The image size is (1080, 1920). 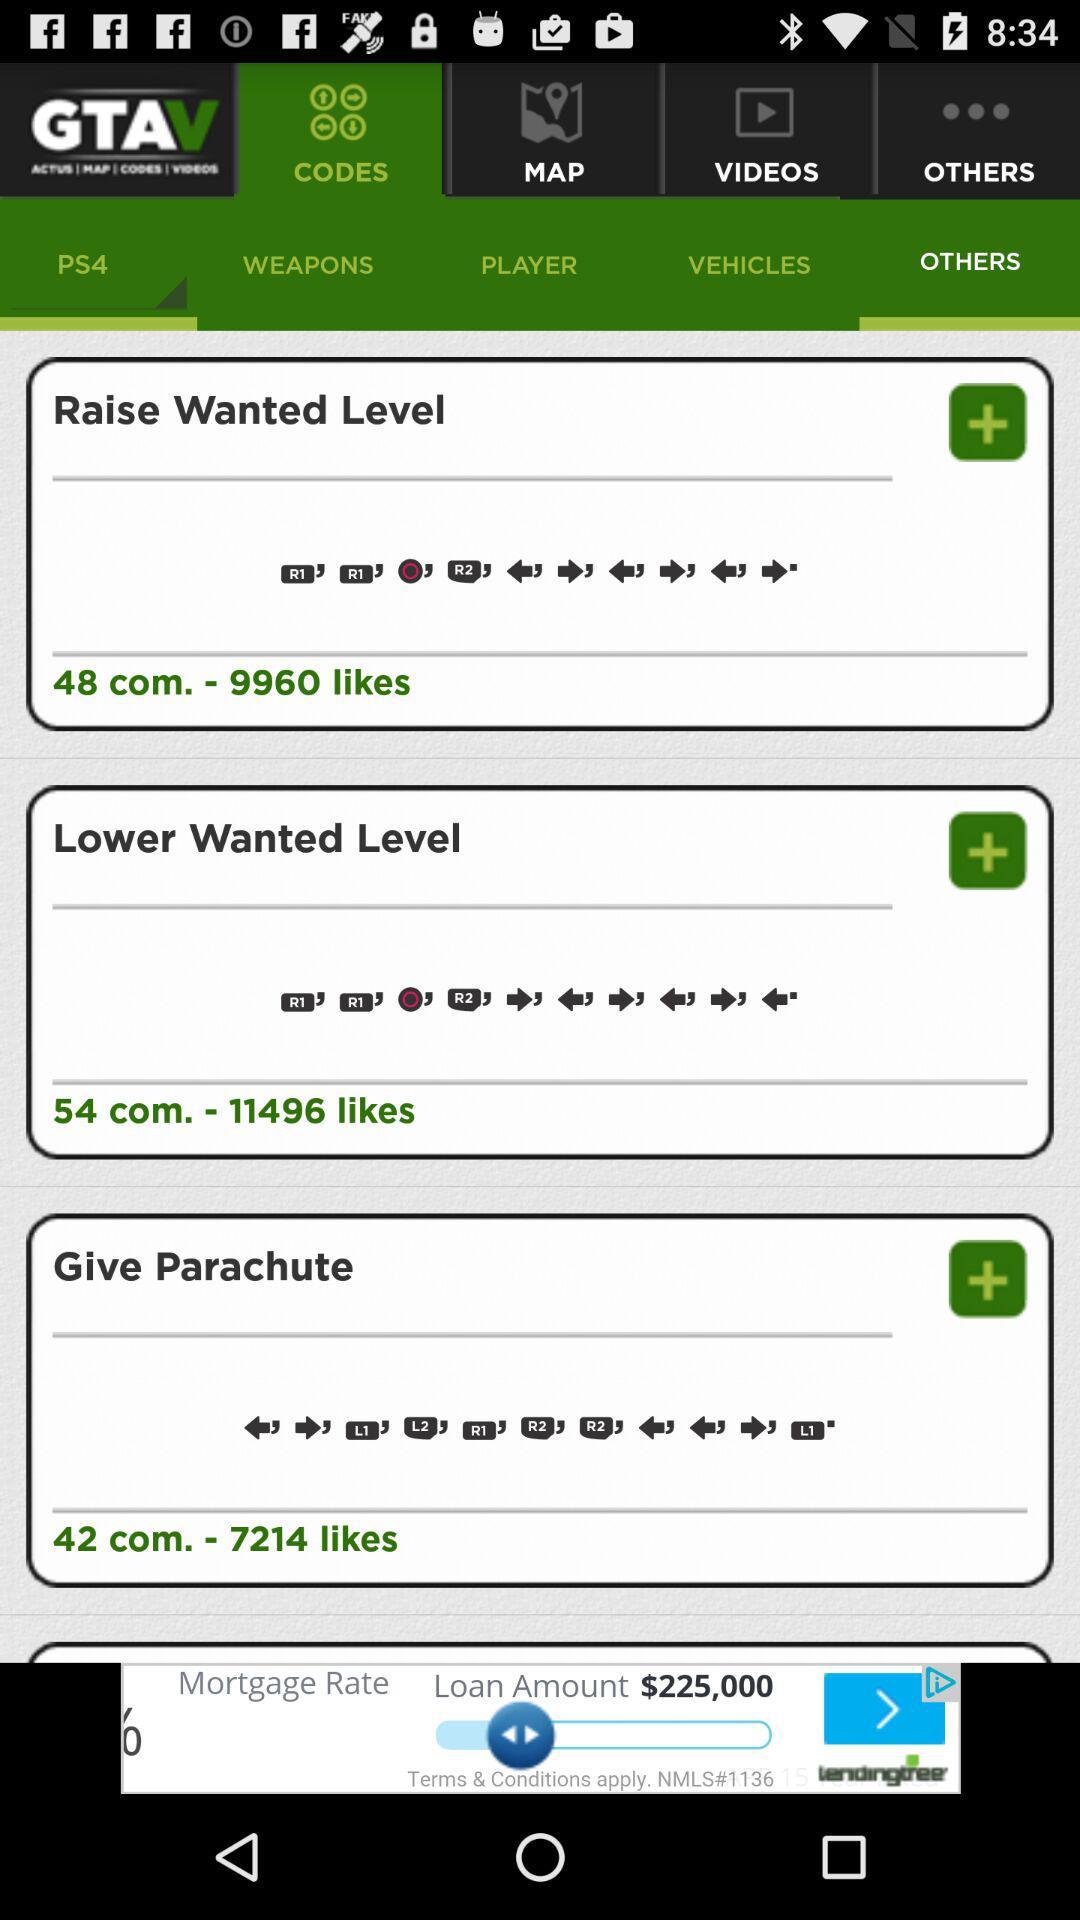 I want to click on to click go to particular page, so click(x=114, y=127).